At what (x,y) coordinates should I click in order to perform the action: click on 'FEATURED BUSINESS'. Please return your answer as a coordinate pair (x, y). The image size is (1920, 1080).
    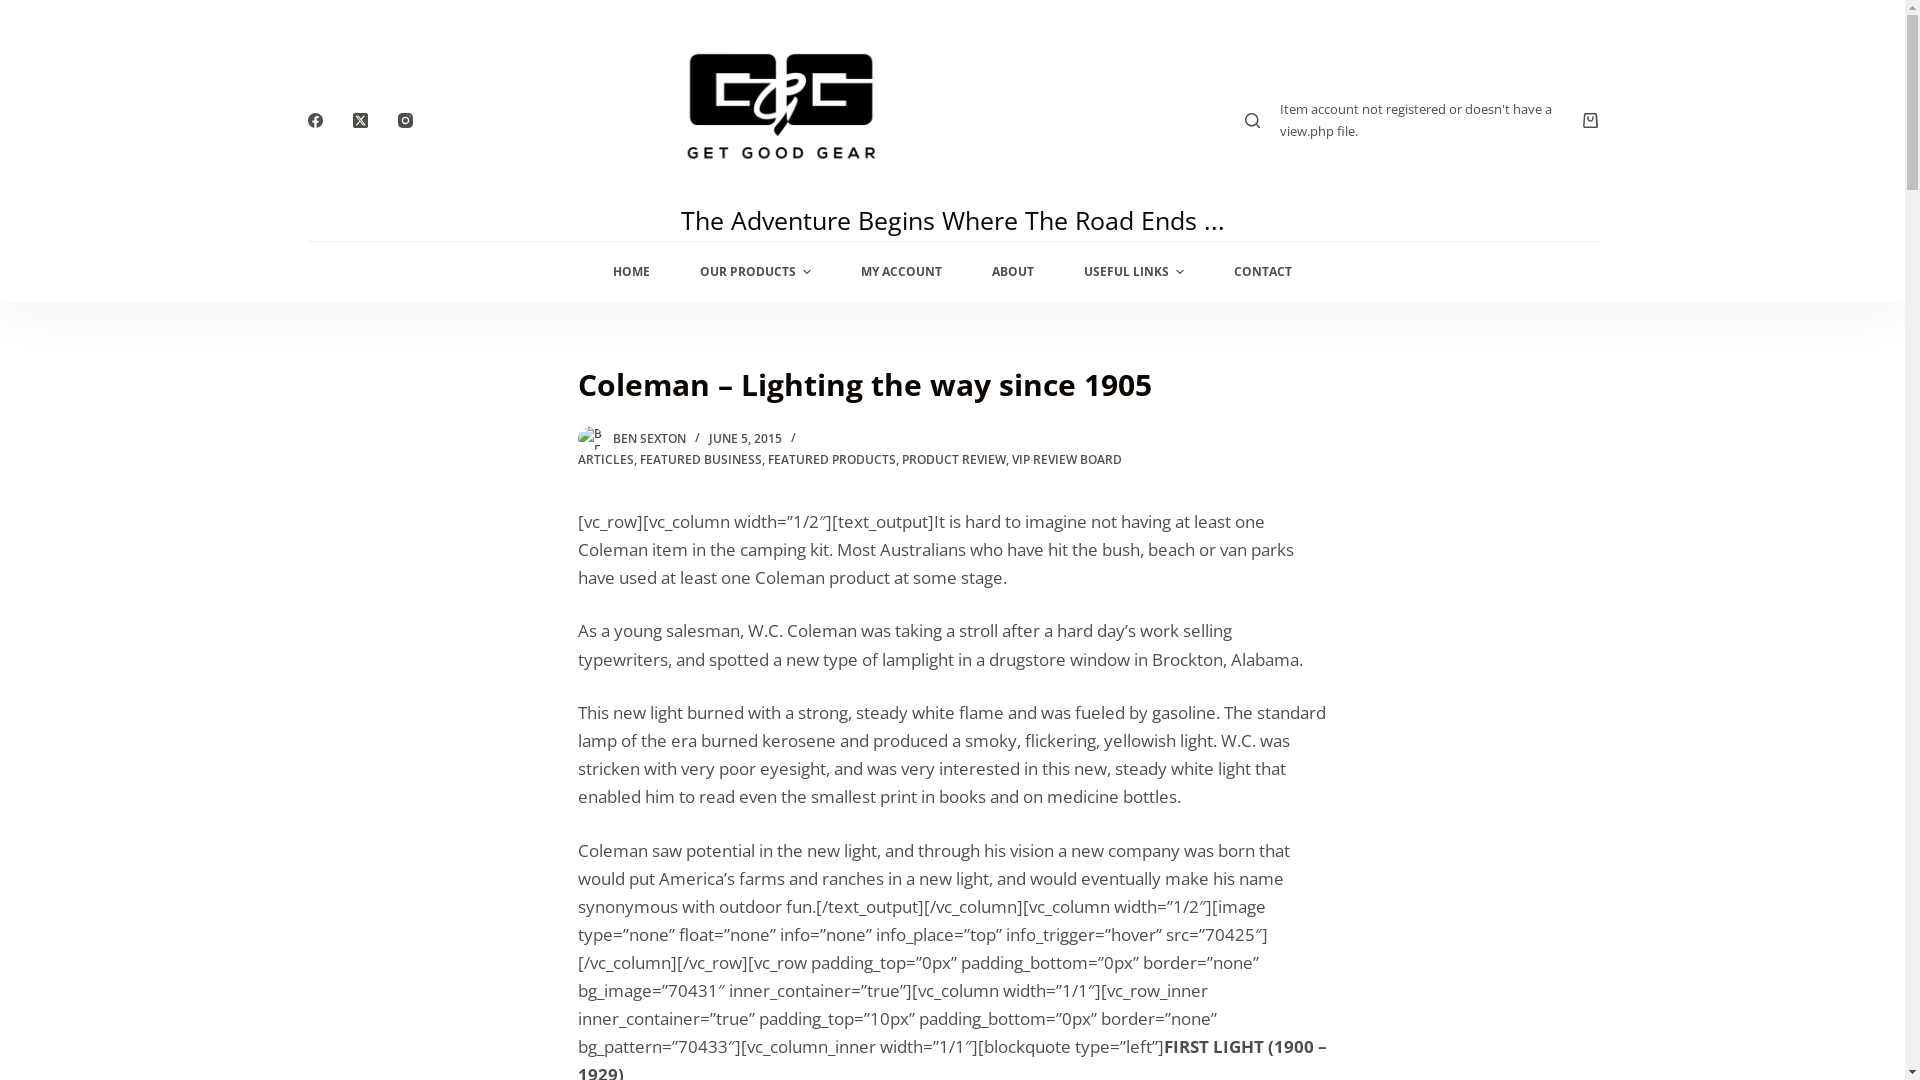
    Looking at the image, I should click on (700, 459).